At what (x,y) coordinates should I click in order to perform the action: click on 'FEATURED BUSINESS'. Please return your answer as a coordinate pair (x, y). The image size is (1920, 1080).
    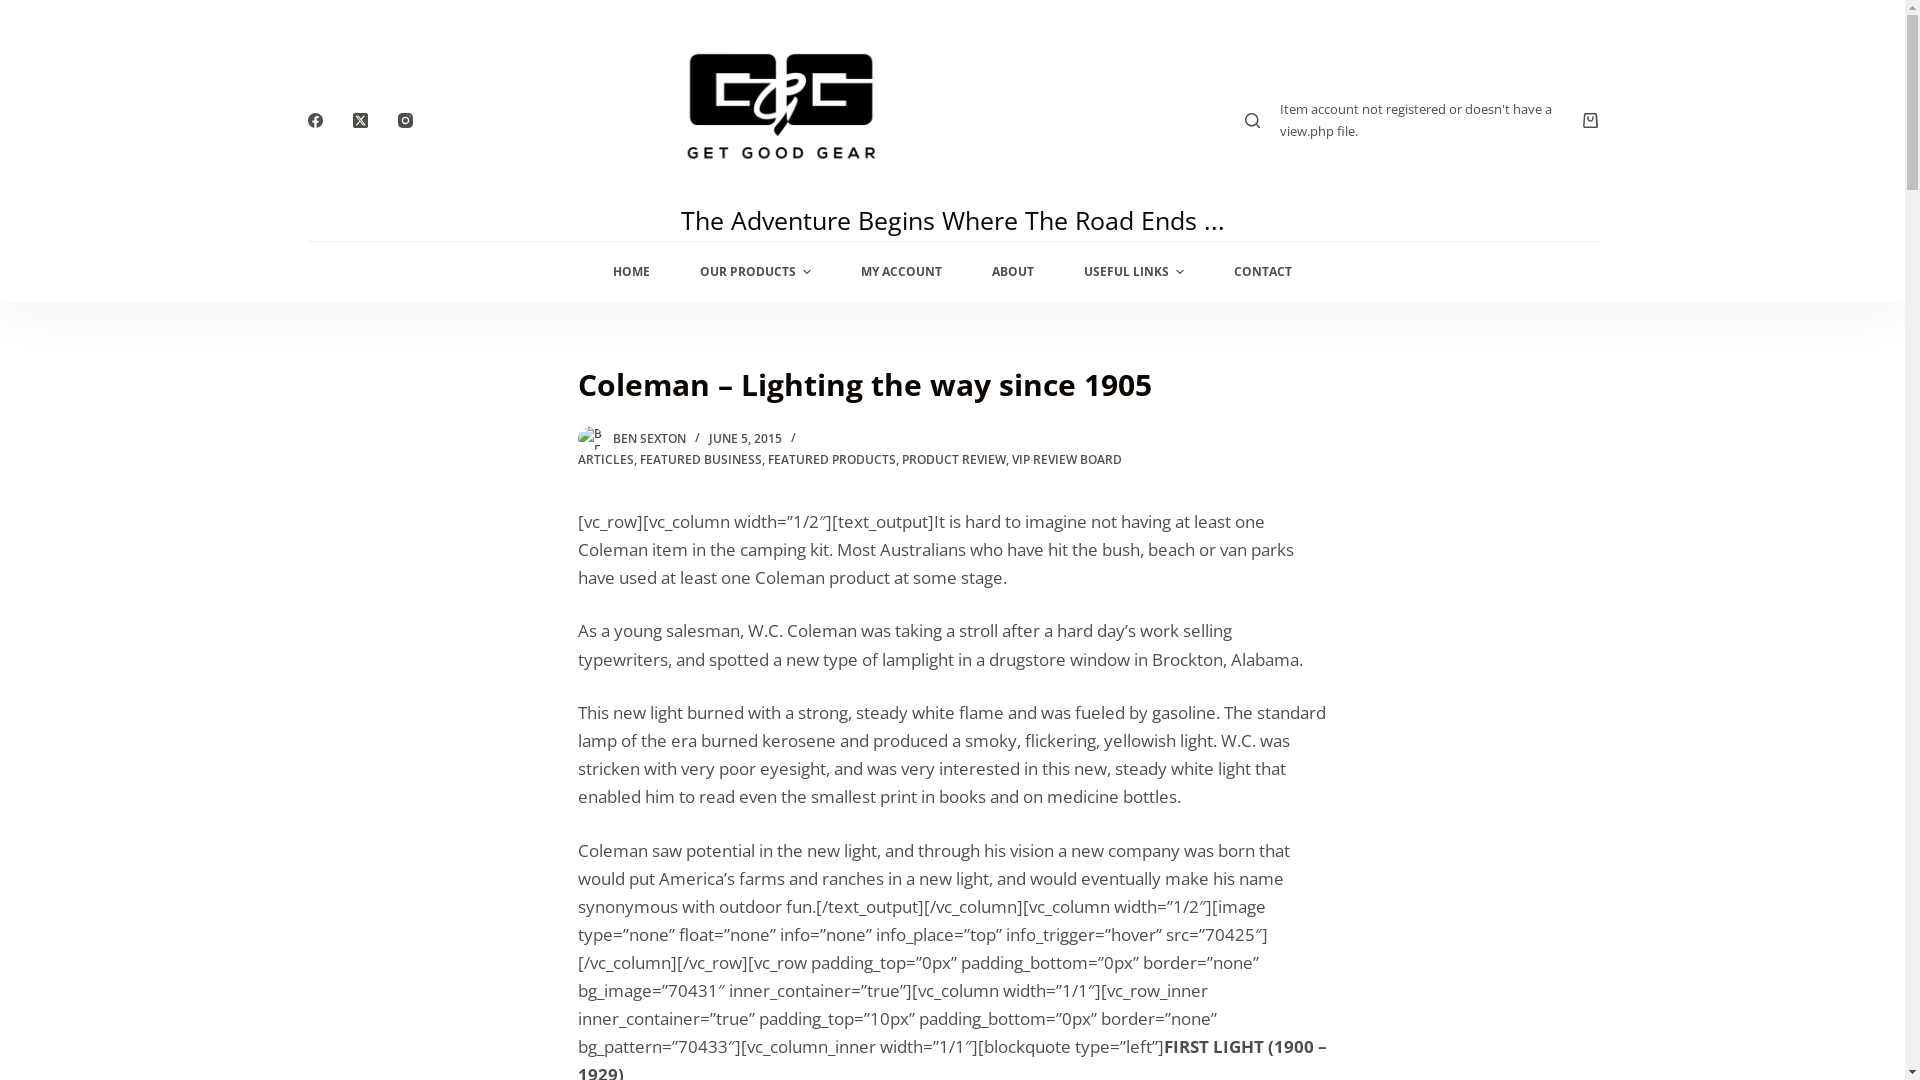
    Looking at the image, I should click on (700, 459).